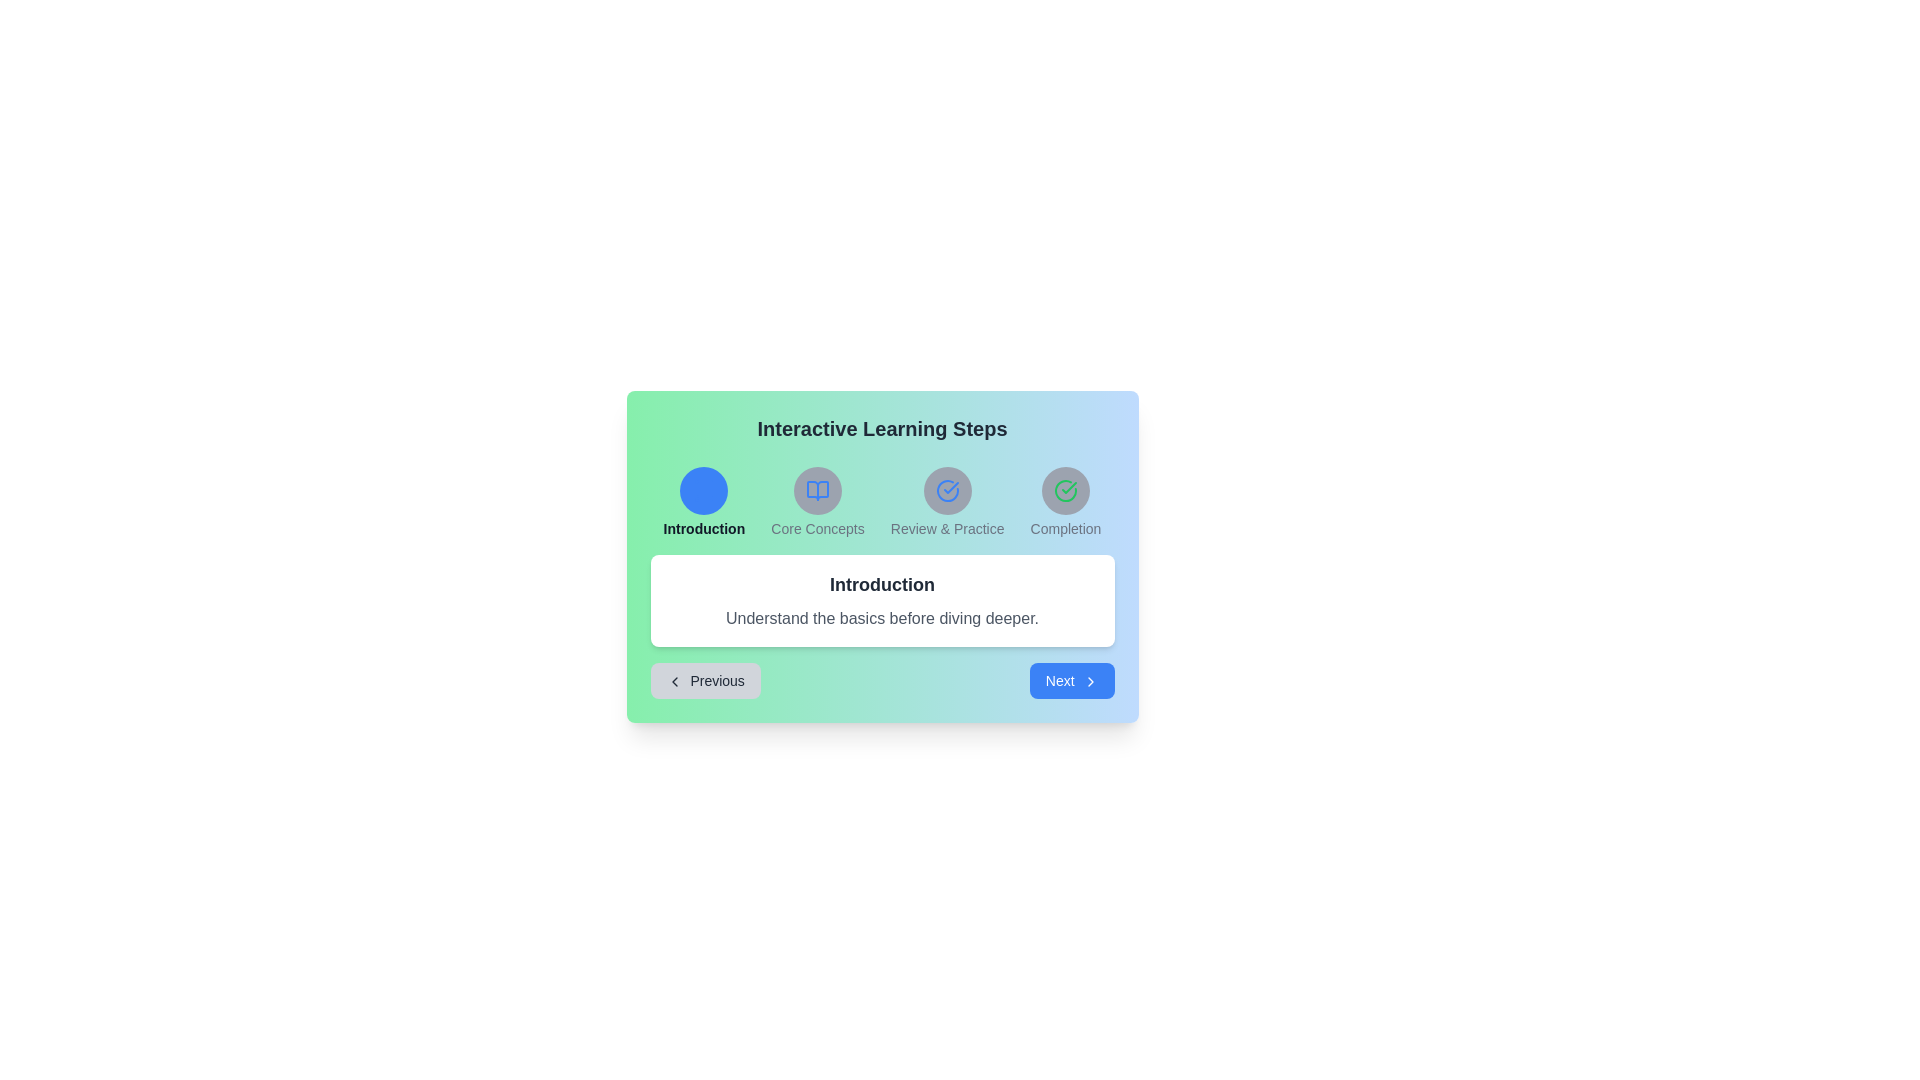 The height and width of the screenshot is (1080, 1920). Describe the element at coordinates (704, 501) in the screenshot. I see `the labeled icon representing the 'Introduction' step in the interactive learning process` at that location.